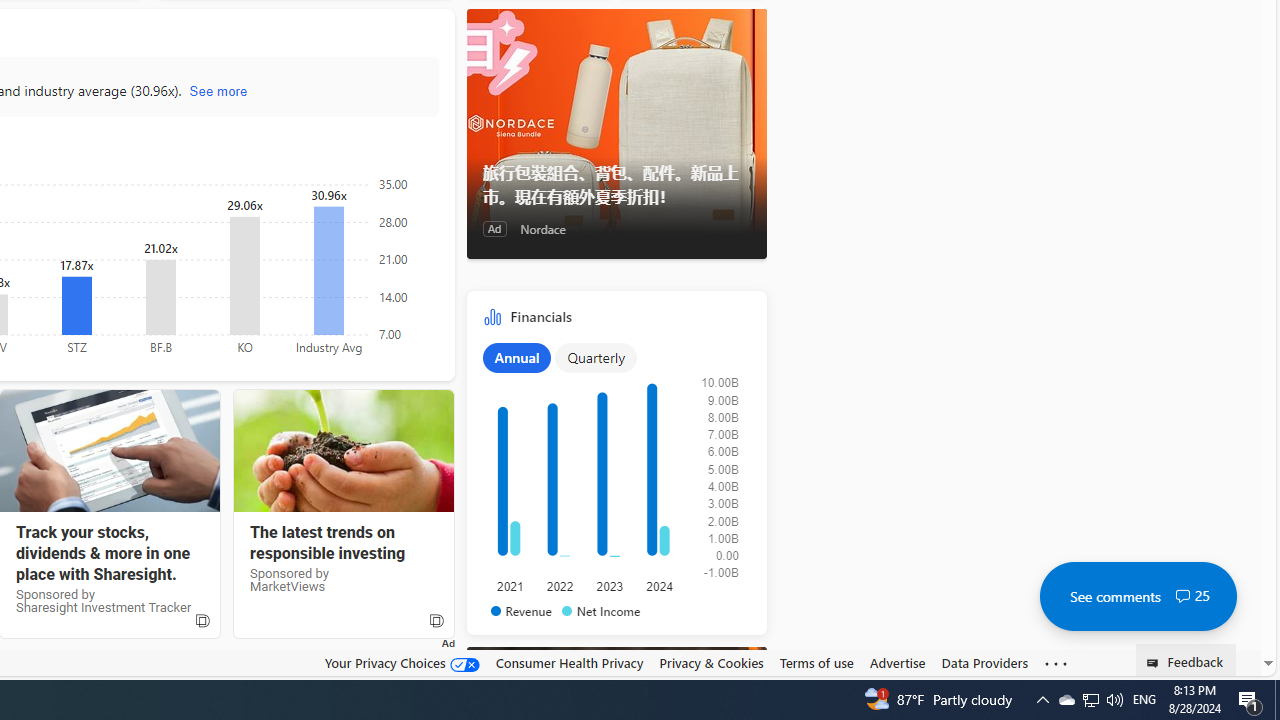 The image size is (1280, 720). I want to click on 'See comments 25', so click(1137, 595).